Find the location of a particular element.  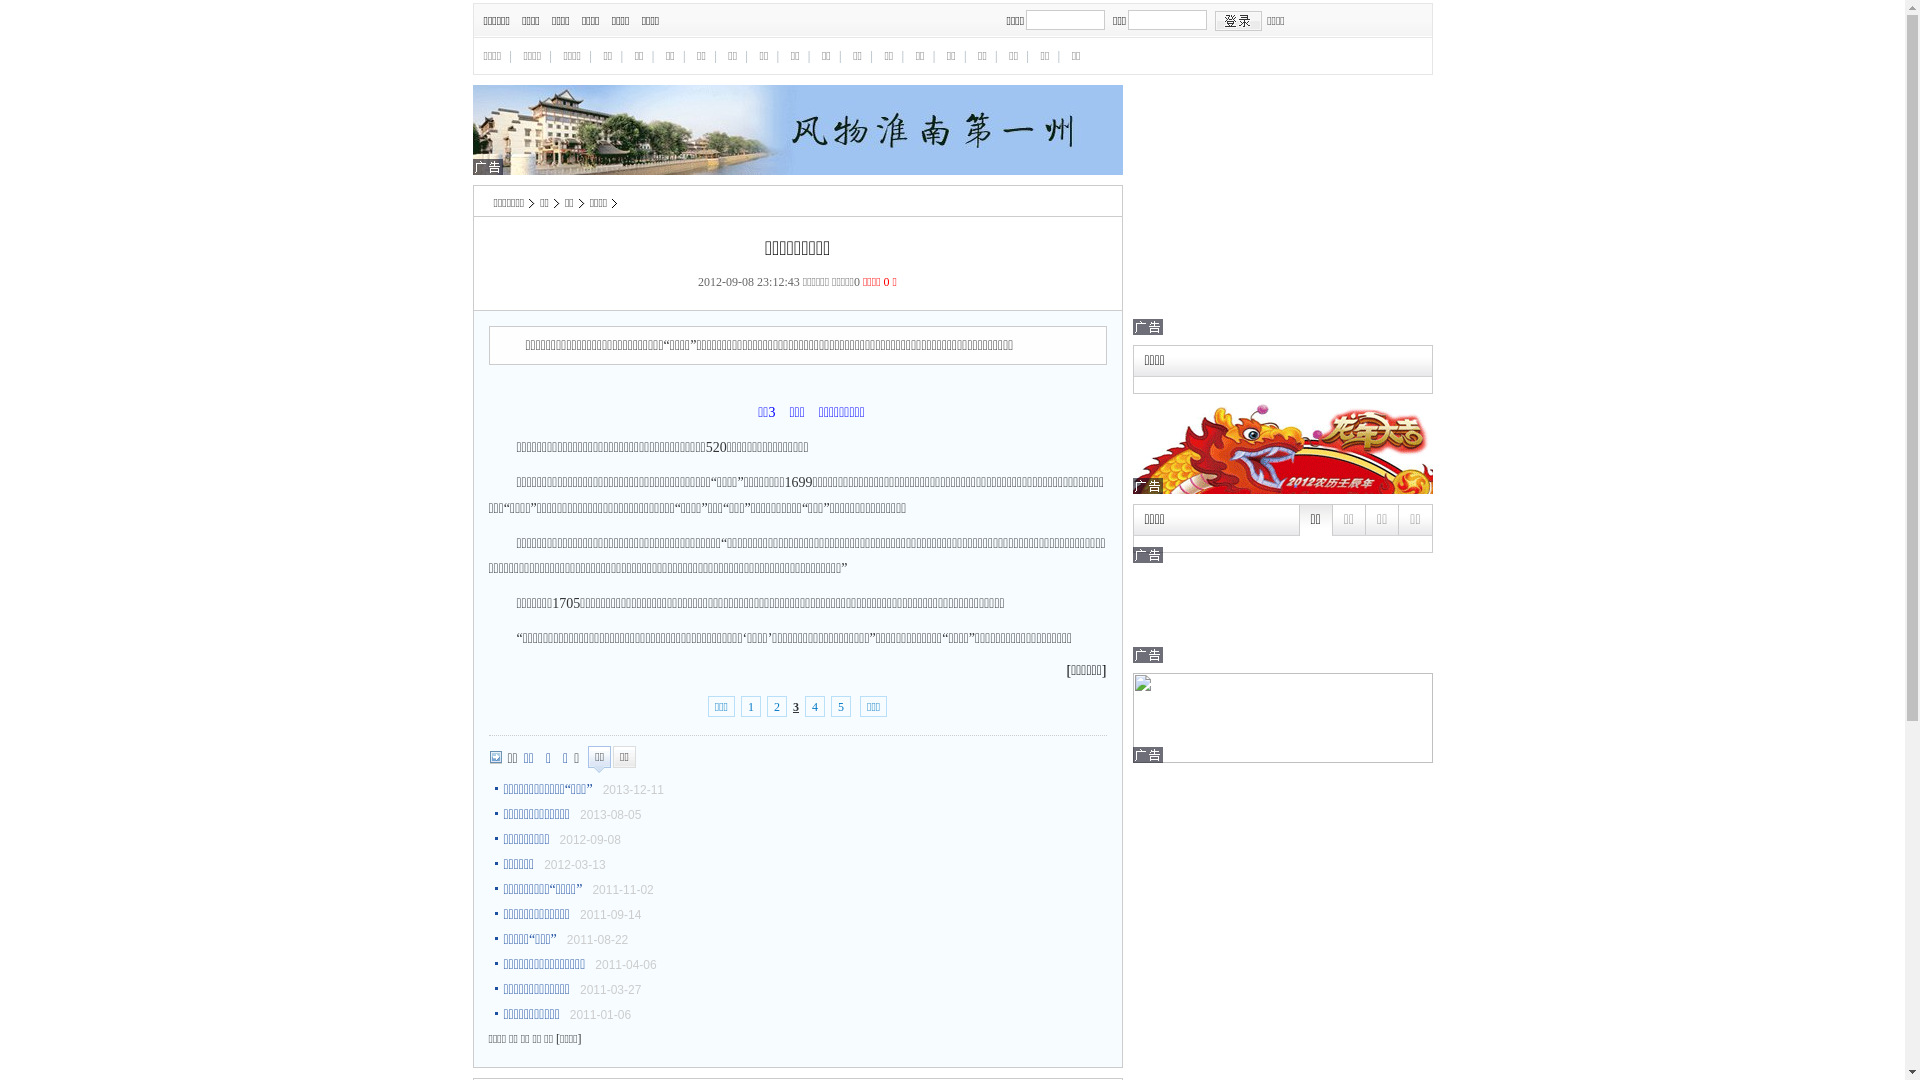

'1' is located at coordinates (749, 705).